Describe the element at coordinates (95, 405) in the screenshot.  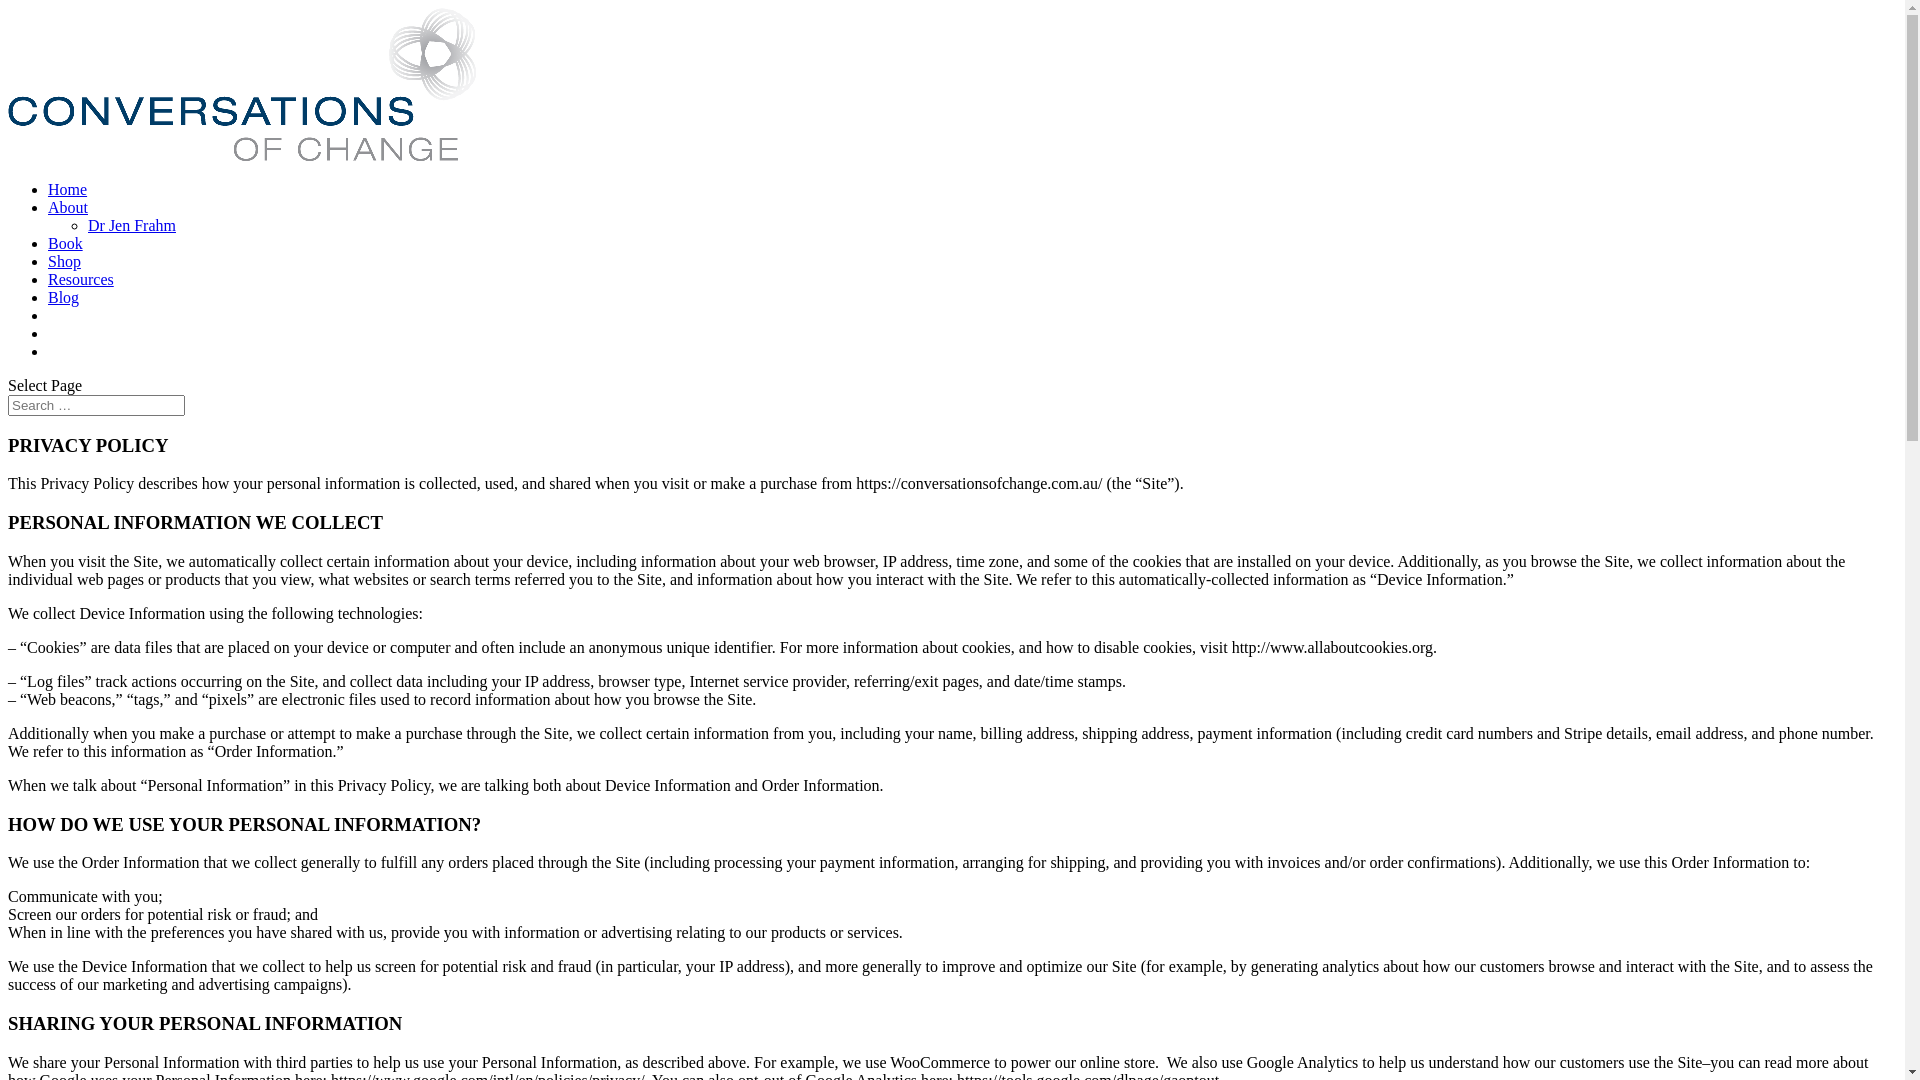
I see `'Search for:'` at that location.